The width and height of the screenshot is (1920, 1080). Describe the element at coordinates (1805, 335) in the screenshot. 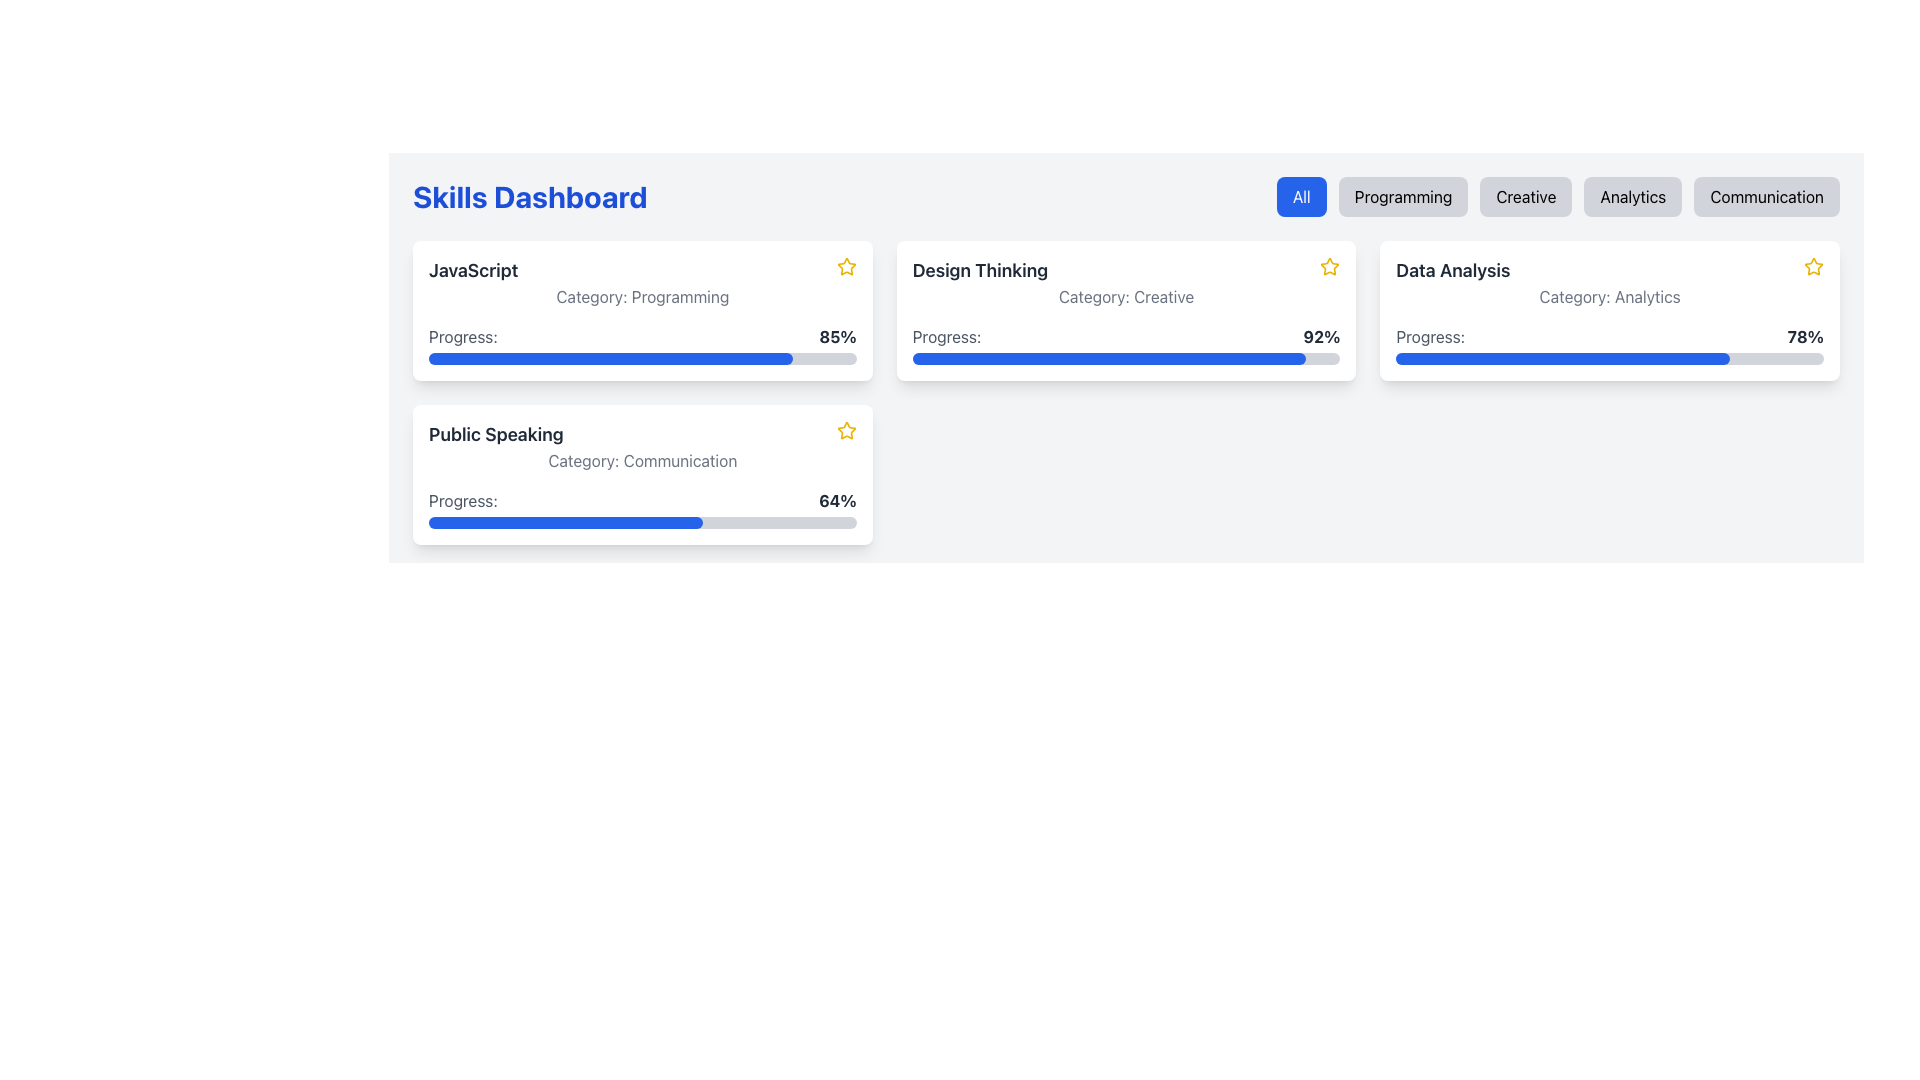

I see `the static text element displaying '78%' which is located within the 'Data Analysis' progress card, positioned to the right of the 'Progress:' text` at that location.